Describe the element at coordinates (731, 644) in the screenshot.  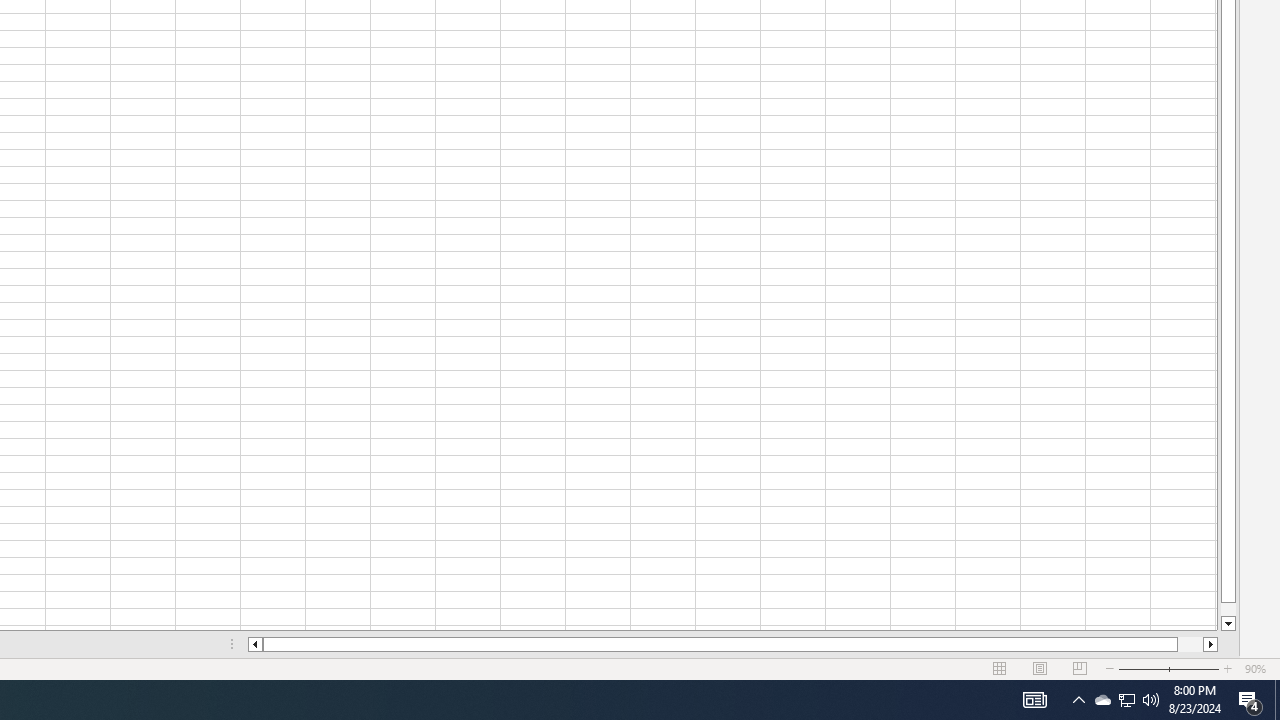
I see `'Class: NetUIScrollBar'` at that location.